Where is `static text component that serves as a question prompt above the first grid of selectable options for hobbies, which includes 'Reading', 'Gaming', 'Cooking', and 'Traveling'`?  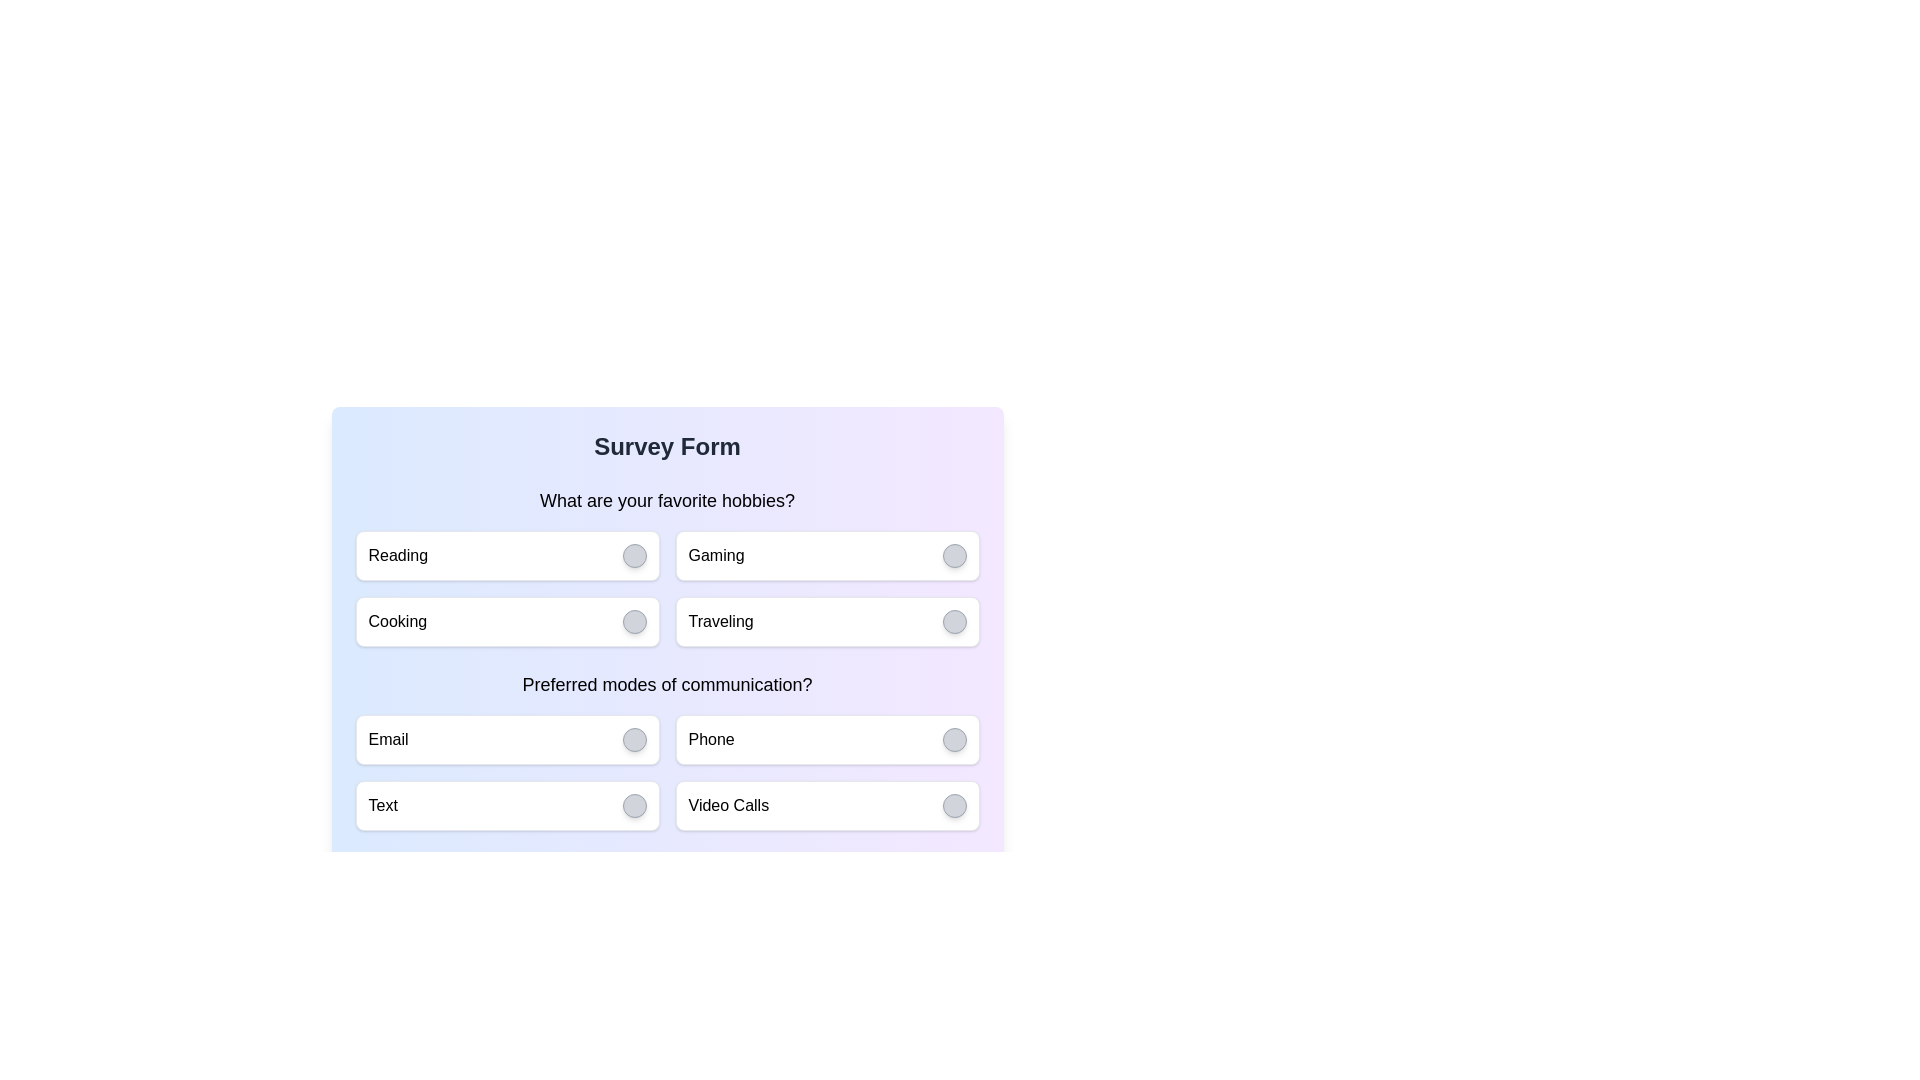 static text component that serves as a question prompt above the first grid of selectable options for hobbies, which includes 'Reading', 'Gaming', 'Cooking', and 'Traveling' is located at coordinates (667, 500).